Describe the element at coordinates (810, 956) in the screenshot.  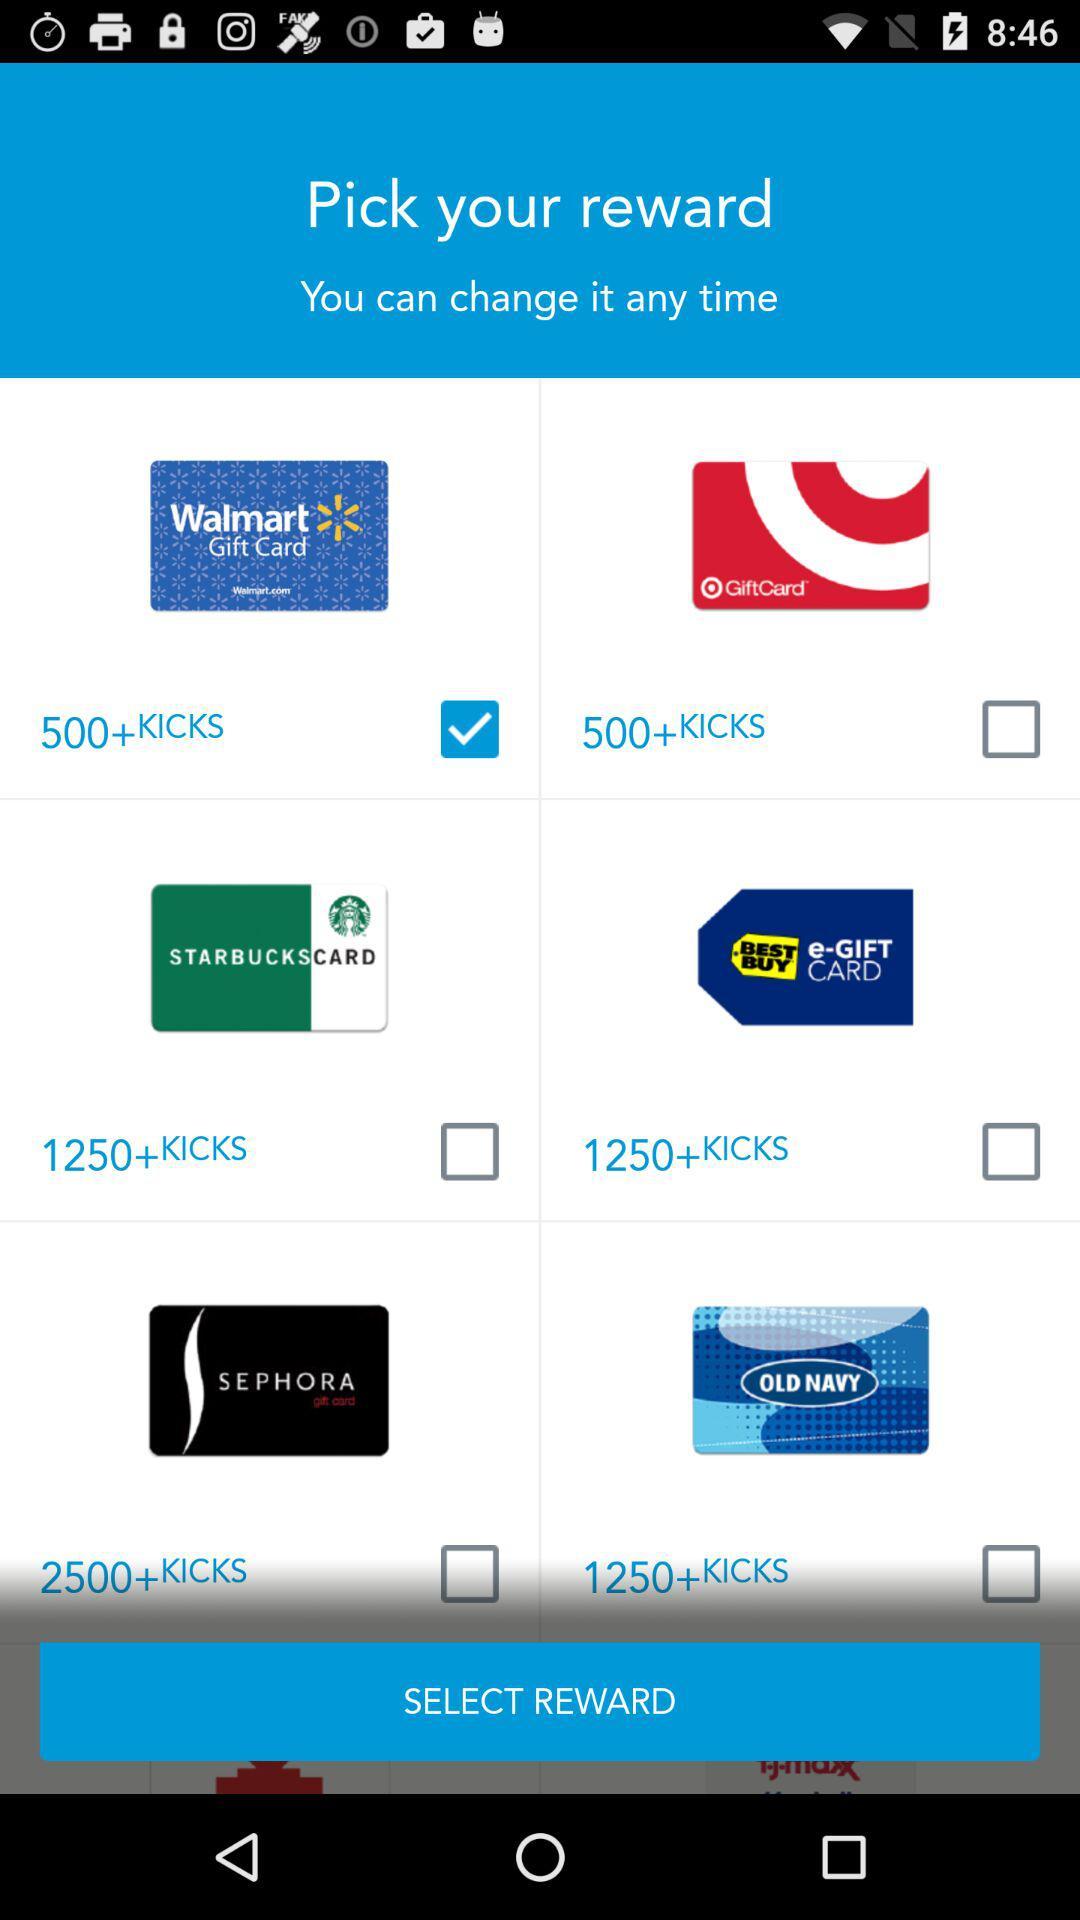
I see `the second image which is after starbucks card` at that location.